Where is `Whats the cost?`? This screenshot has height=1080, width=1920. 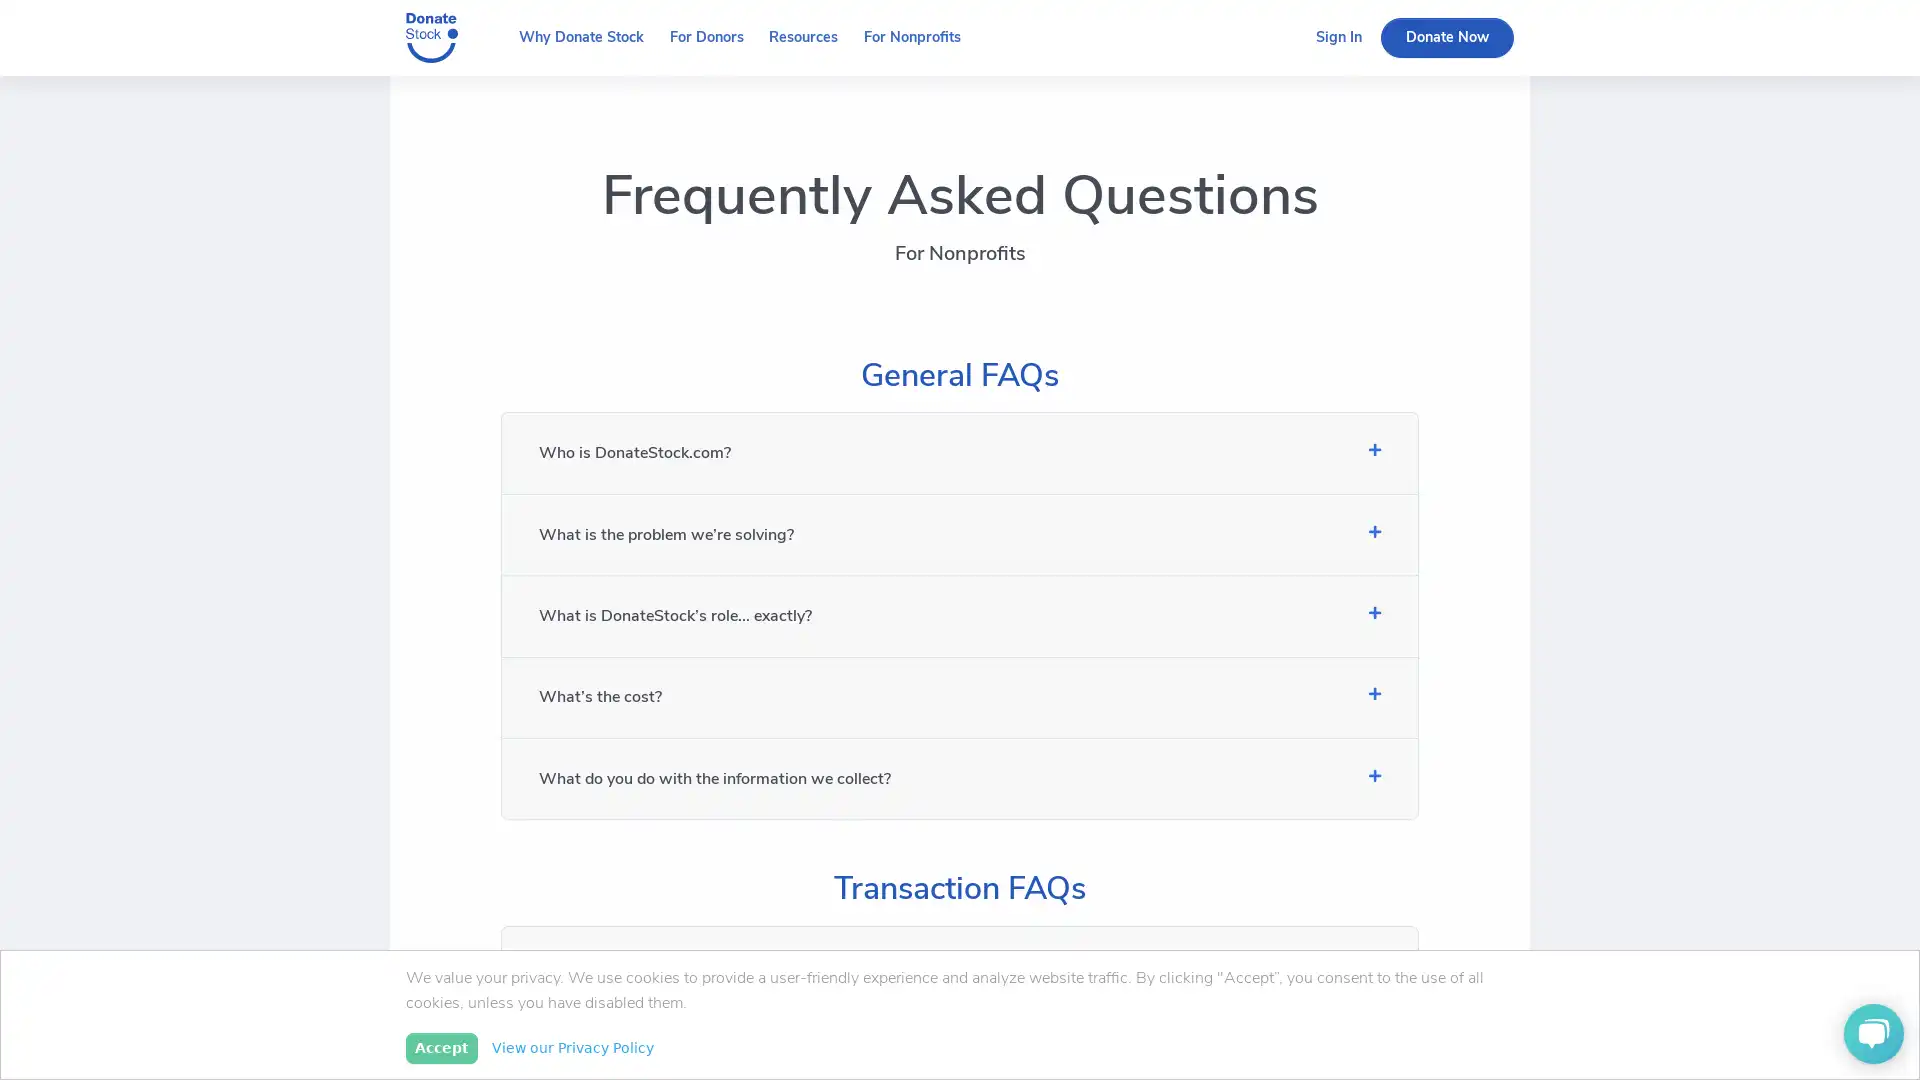 Whats the cost? is located at coordinates (958, 696).